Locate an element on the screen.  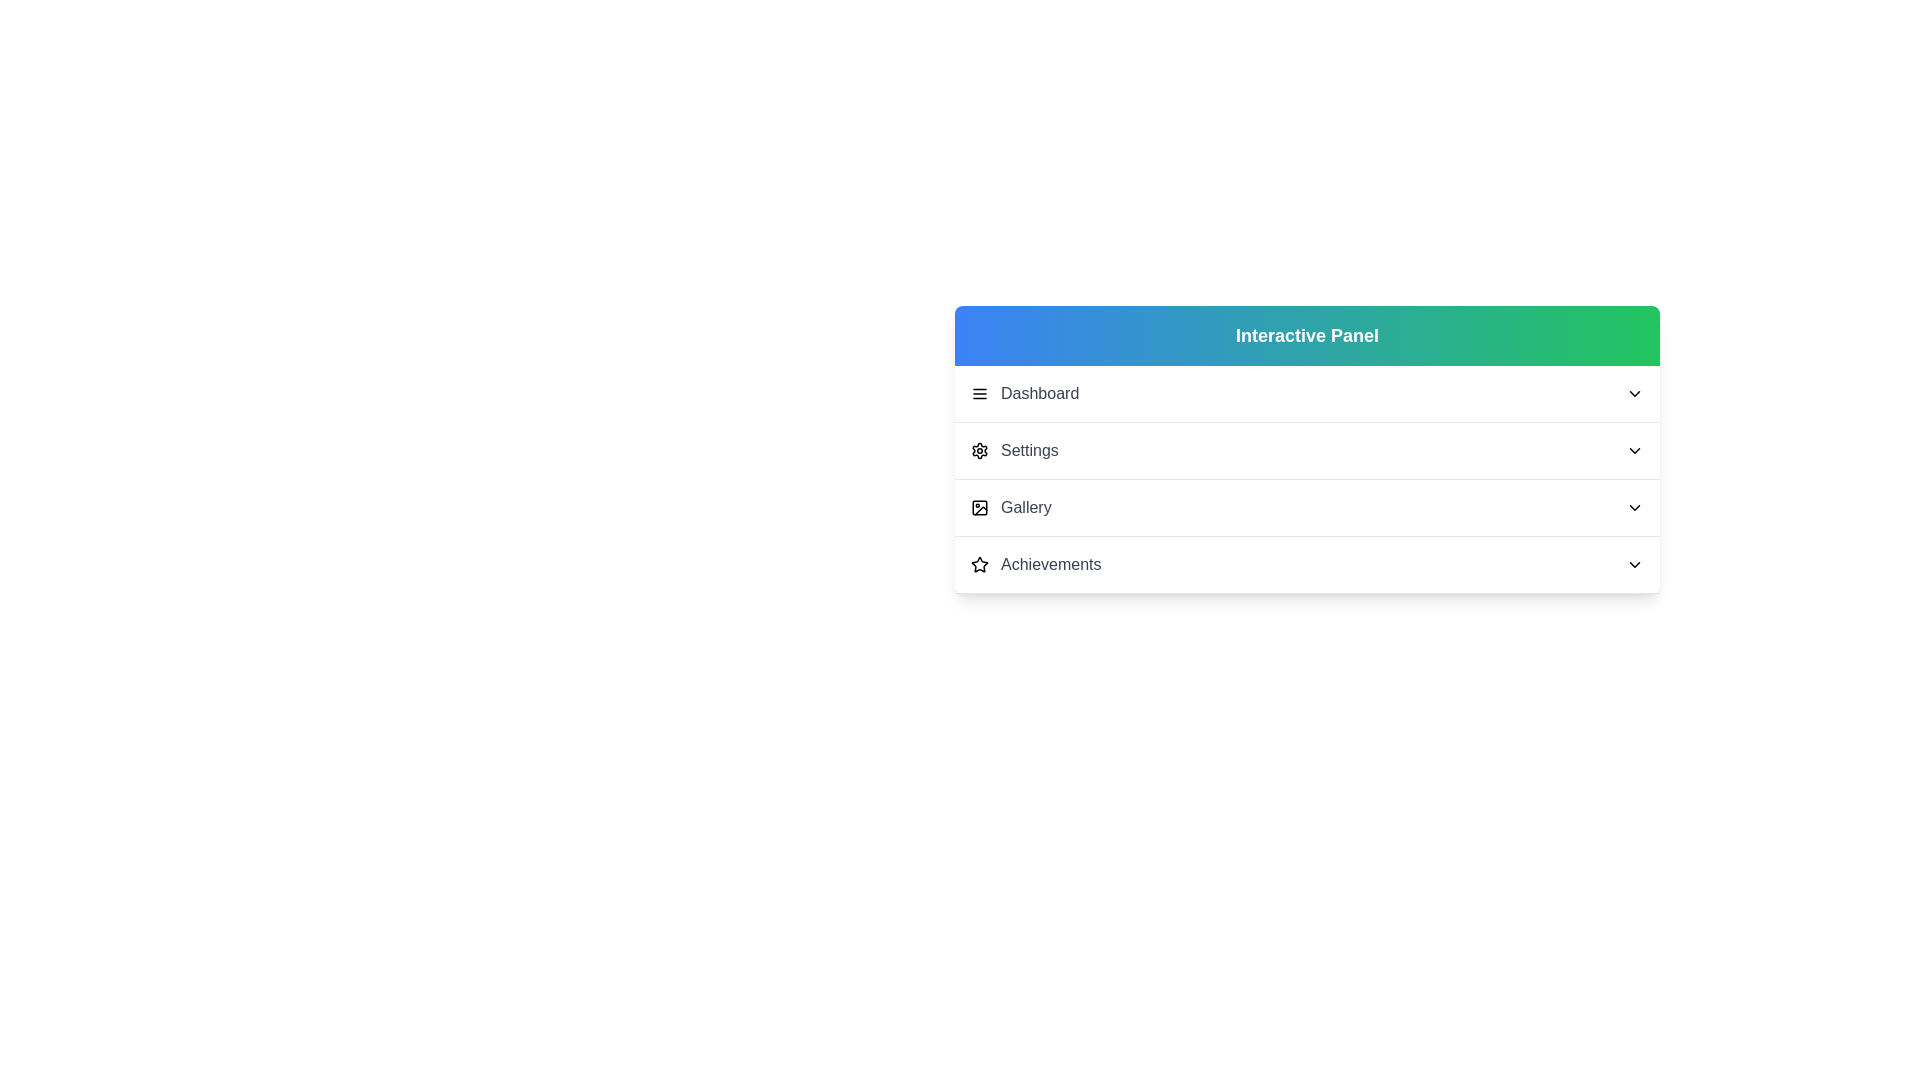
the third navigational list item for accessing the 'Gallery' section, which is located between the 'Settings' and 'Achievements' items is located at coordinates (1307, 507).